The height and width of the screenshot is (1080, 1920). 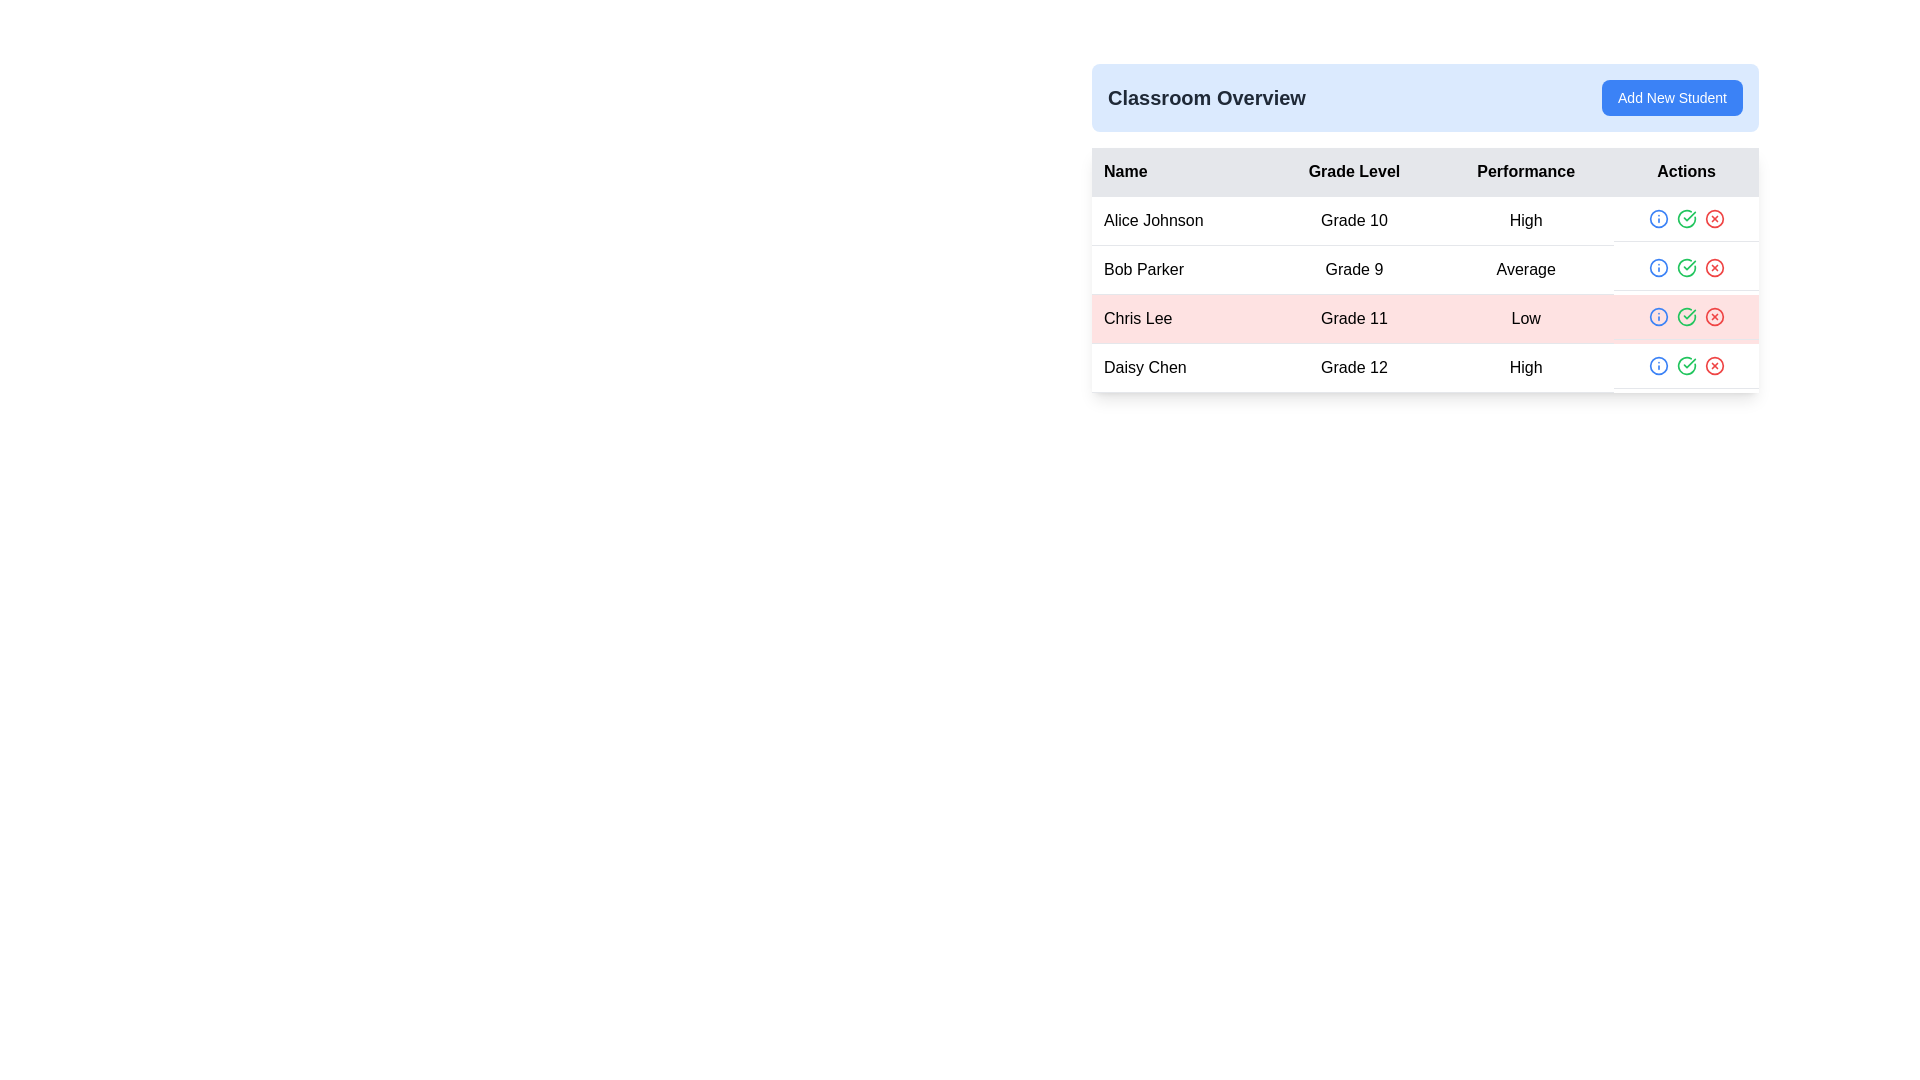 What do you see at coordinates (1424, 367) in the screenshot?
I see `one of the interactive icons in the 'Actions' column of the fourth student row in the classroom overview table, which contains student information after 'Alice Johnson', 'Bob Parker', and 'Chris Lee'` at bounding box center [1424, 367].